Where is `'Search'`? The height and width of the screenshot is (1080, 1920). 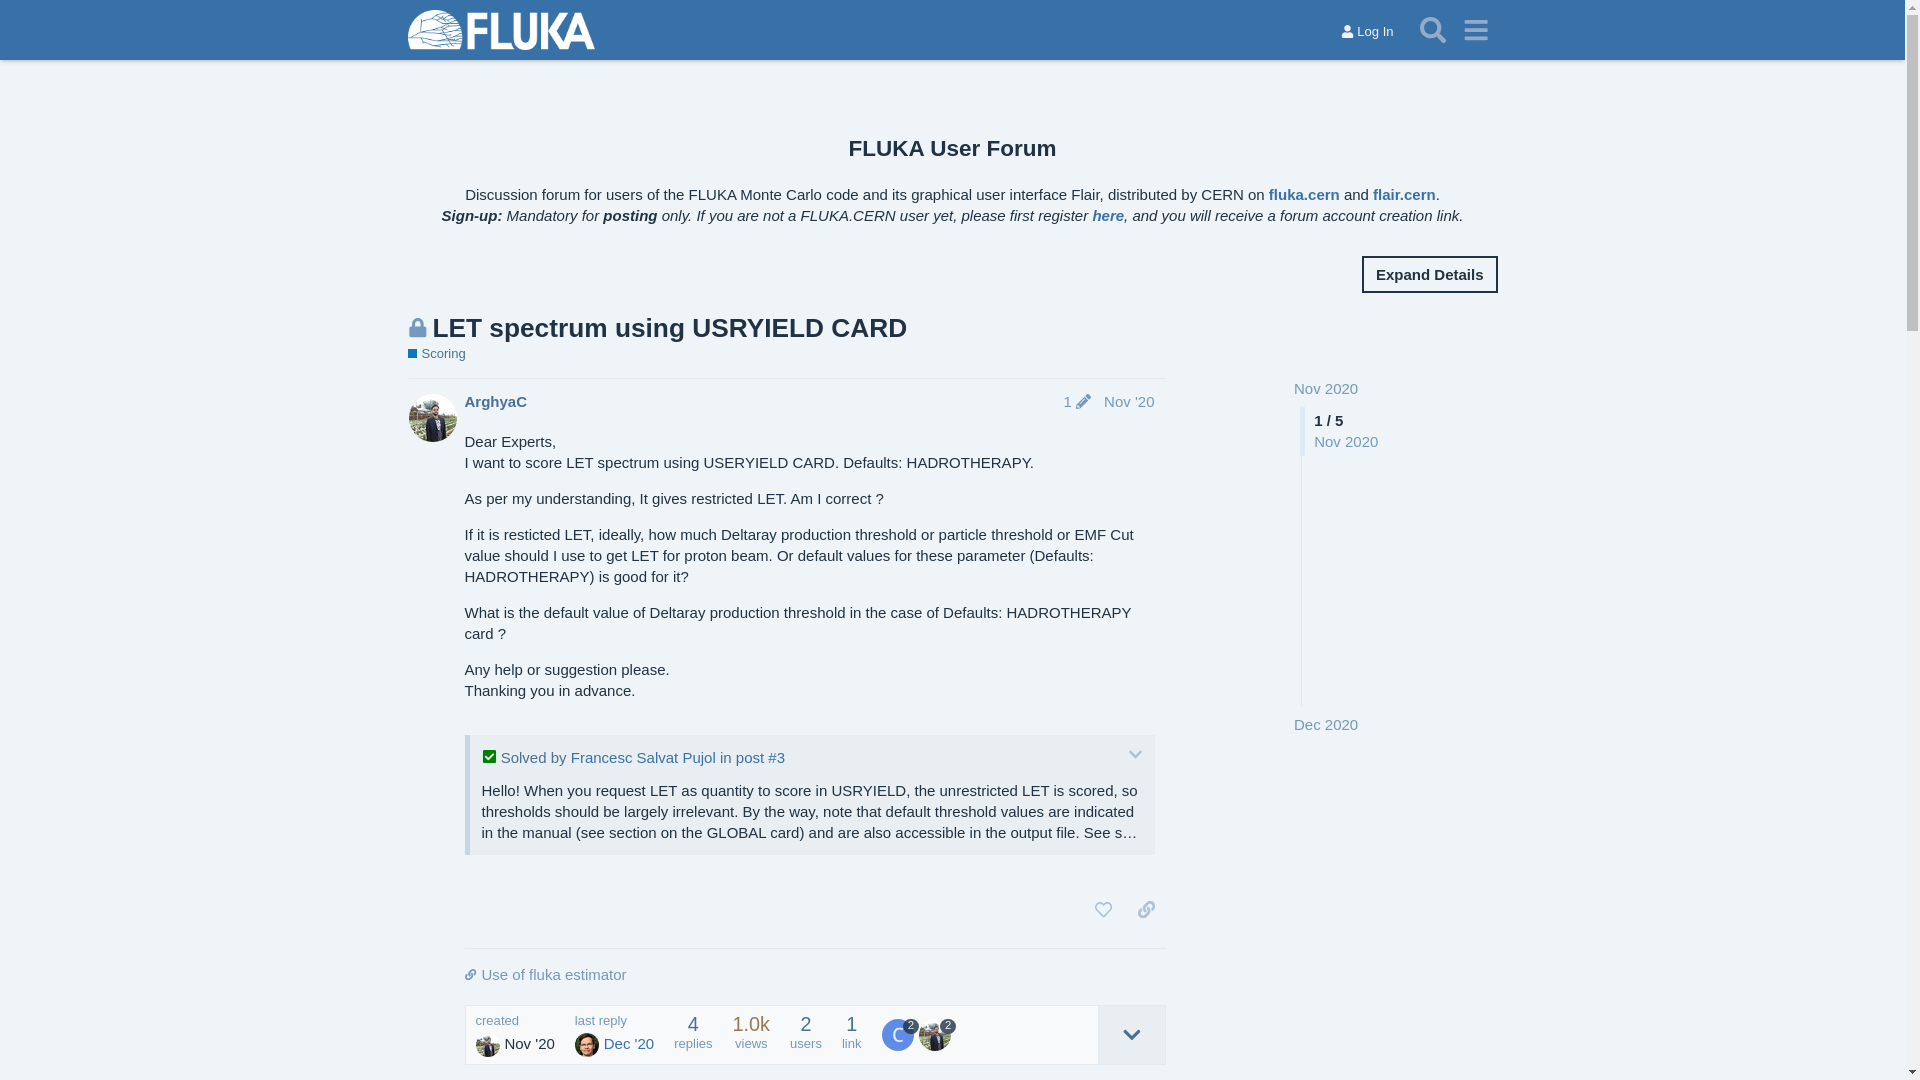 'Search' is located at coordinates (1410, 30).